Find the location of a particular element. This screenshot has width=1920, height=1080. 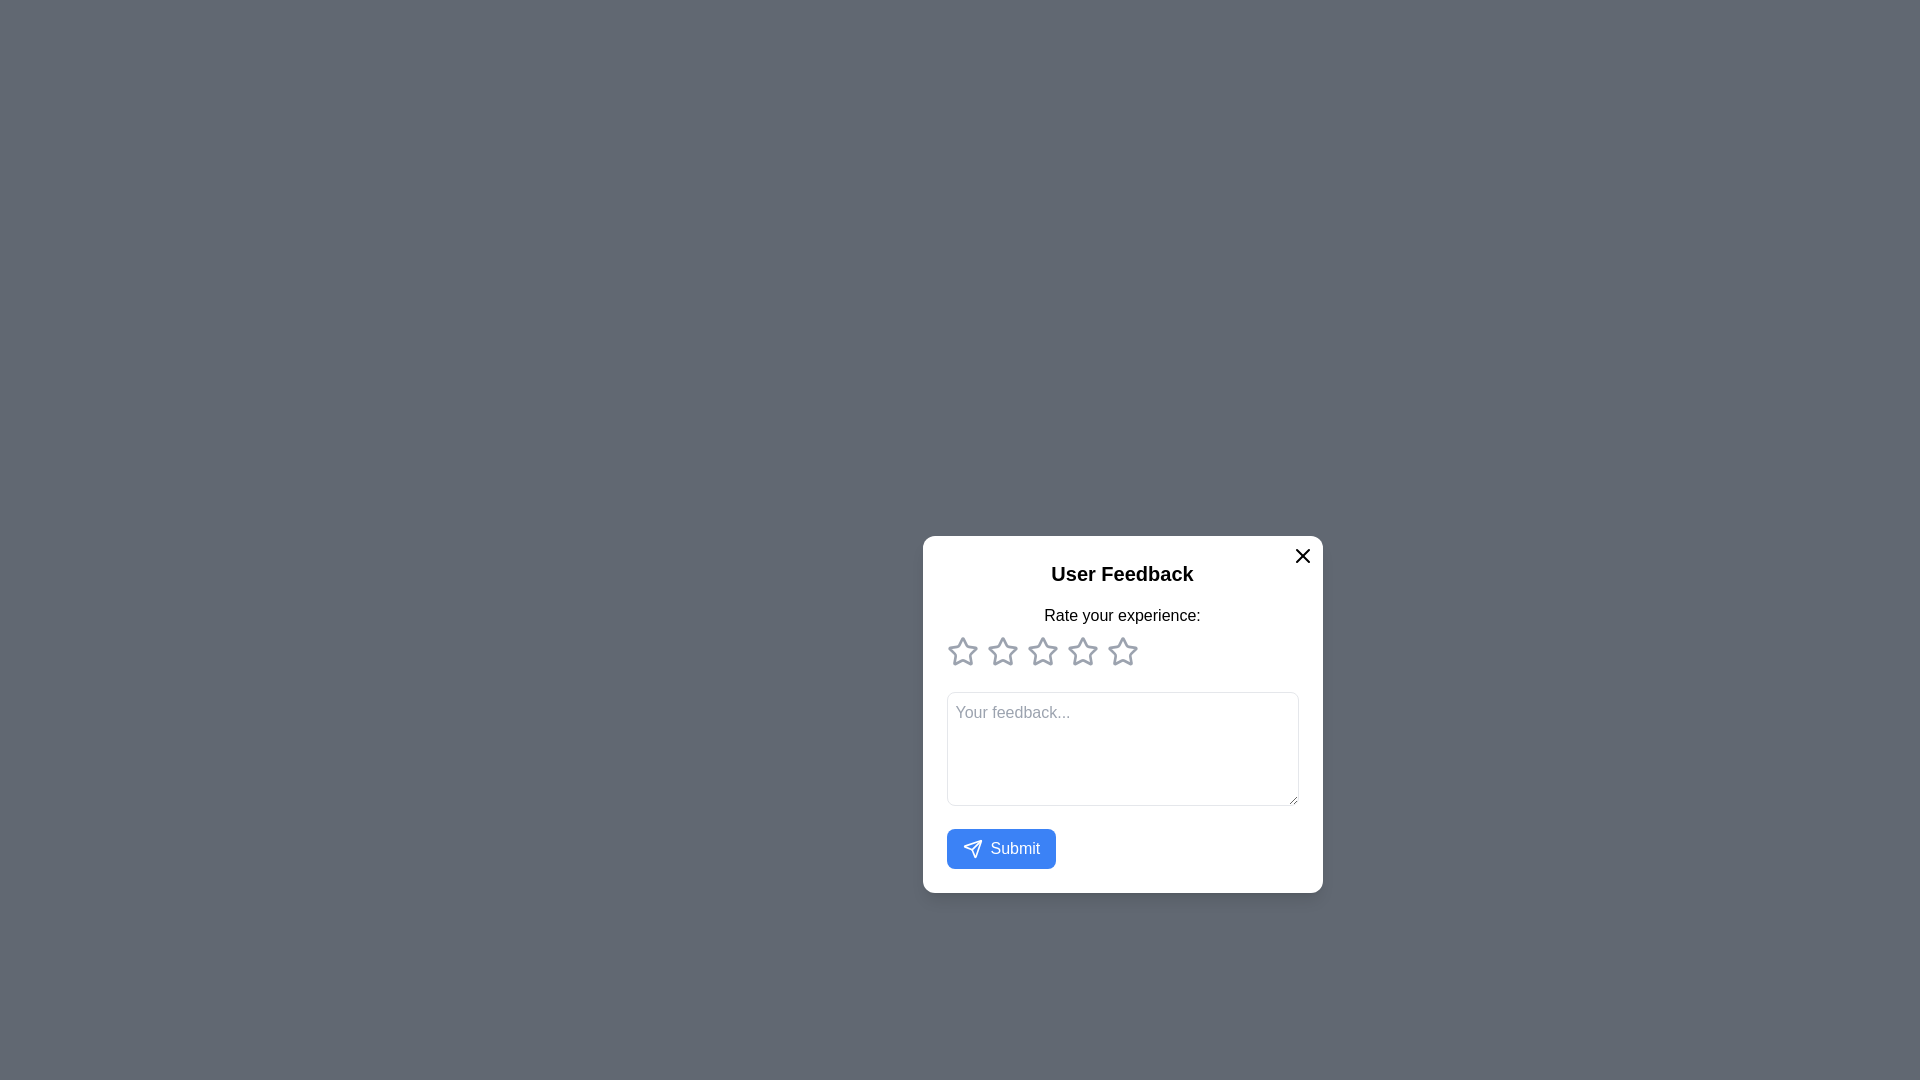

the second star icon in the 5-star rating system is located at coordinates (1002, 651).